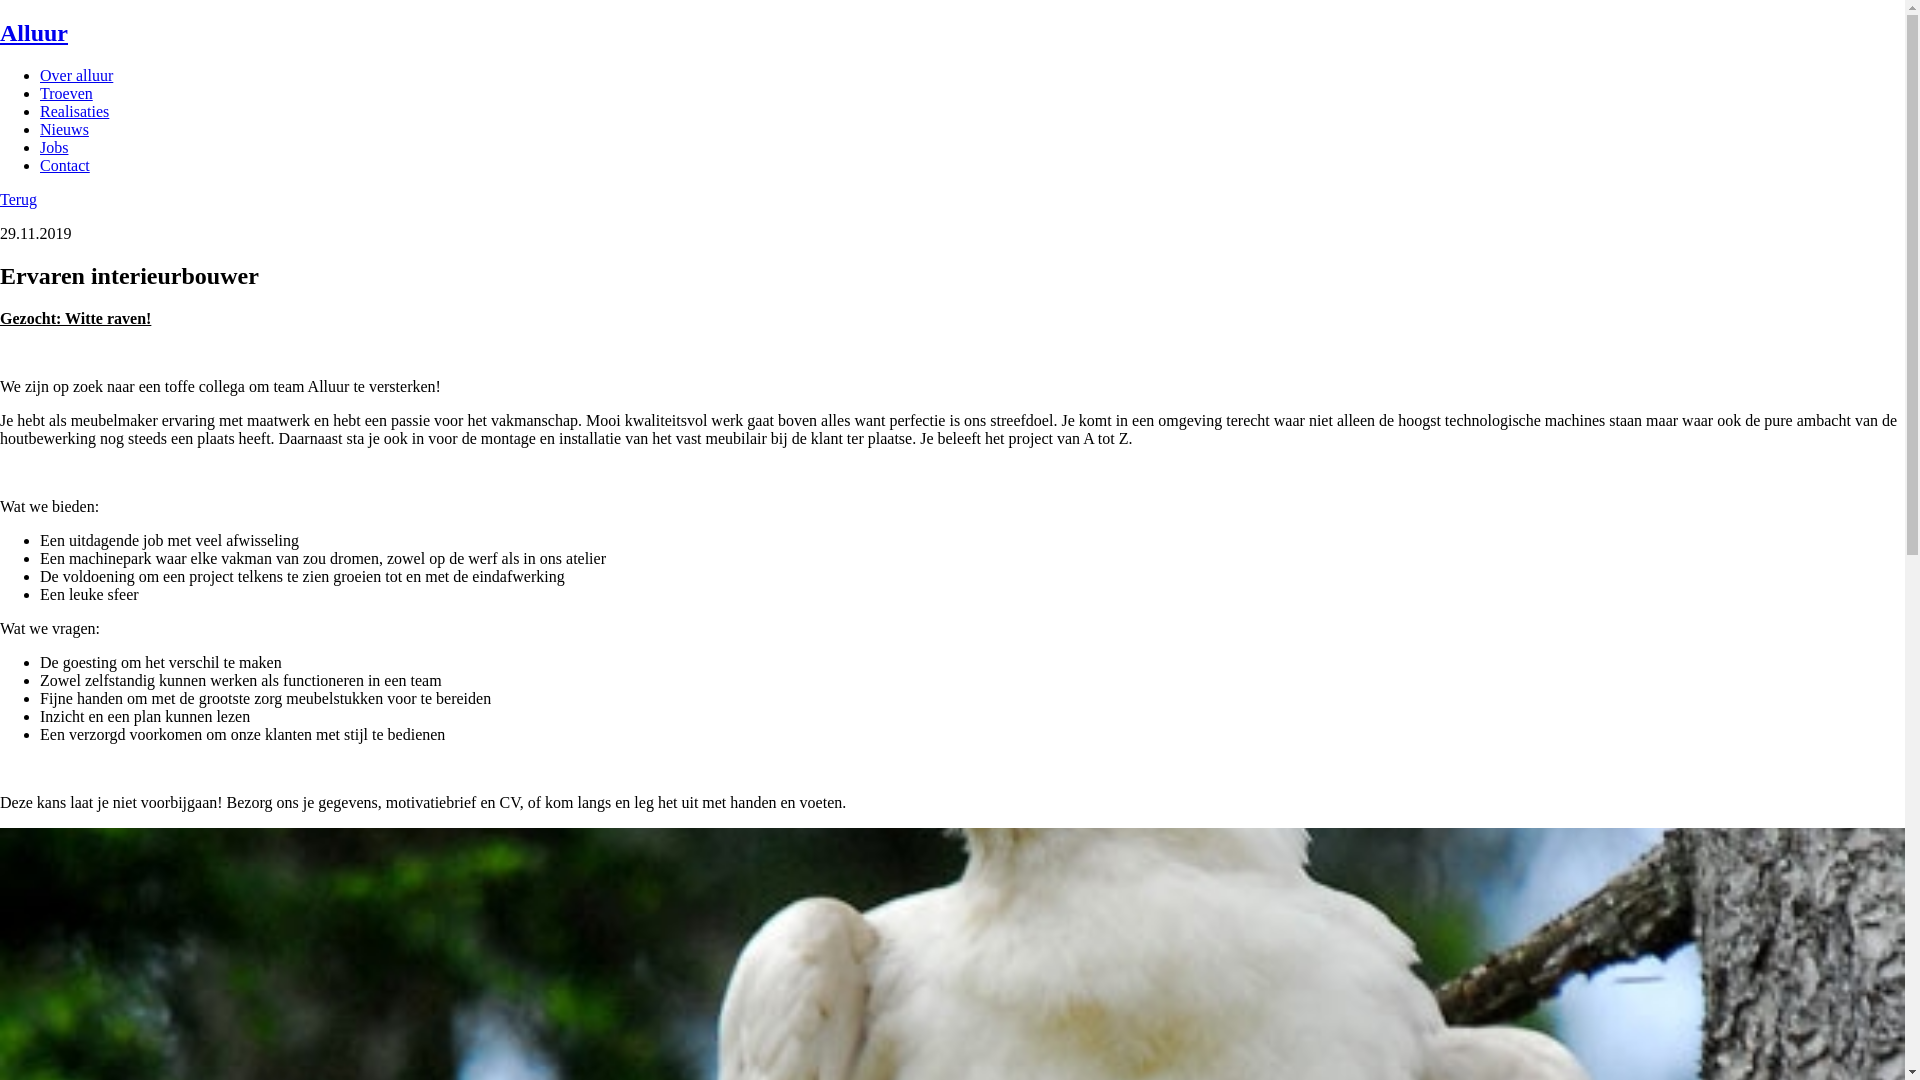  Describe the element at coordinates (39, 111) in the screenshot. I see `'Realisaties'` at that location.